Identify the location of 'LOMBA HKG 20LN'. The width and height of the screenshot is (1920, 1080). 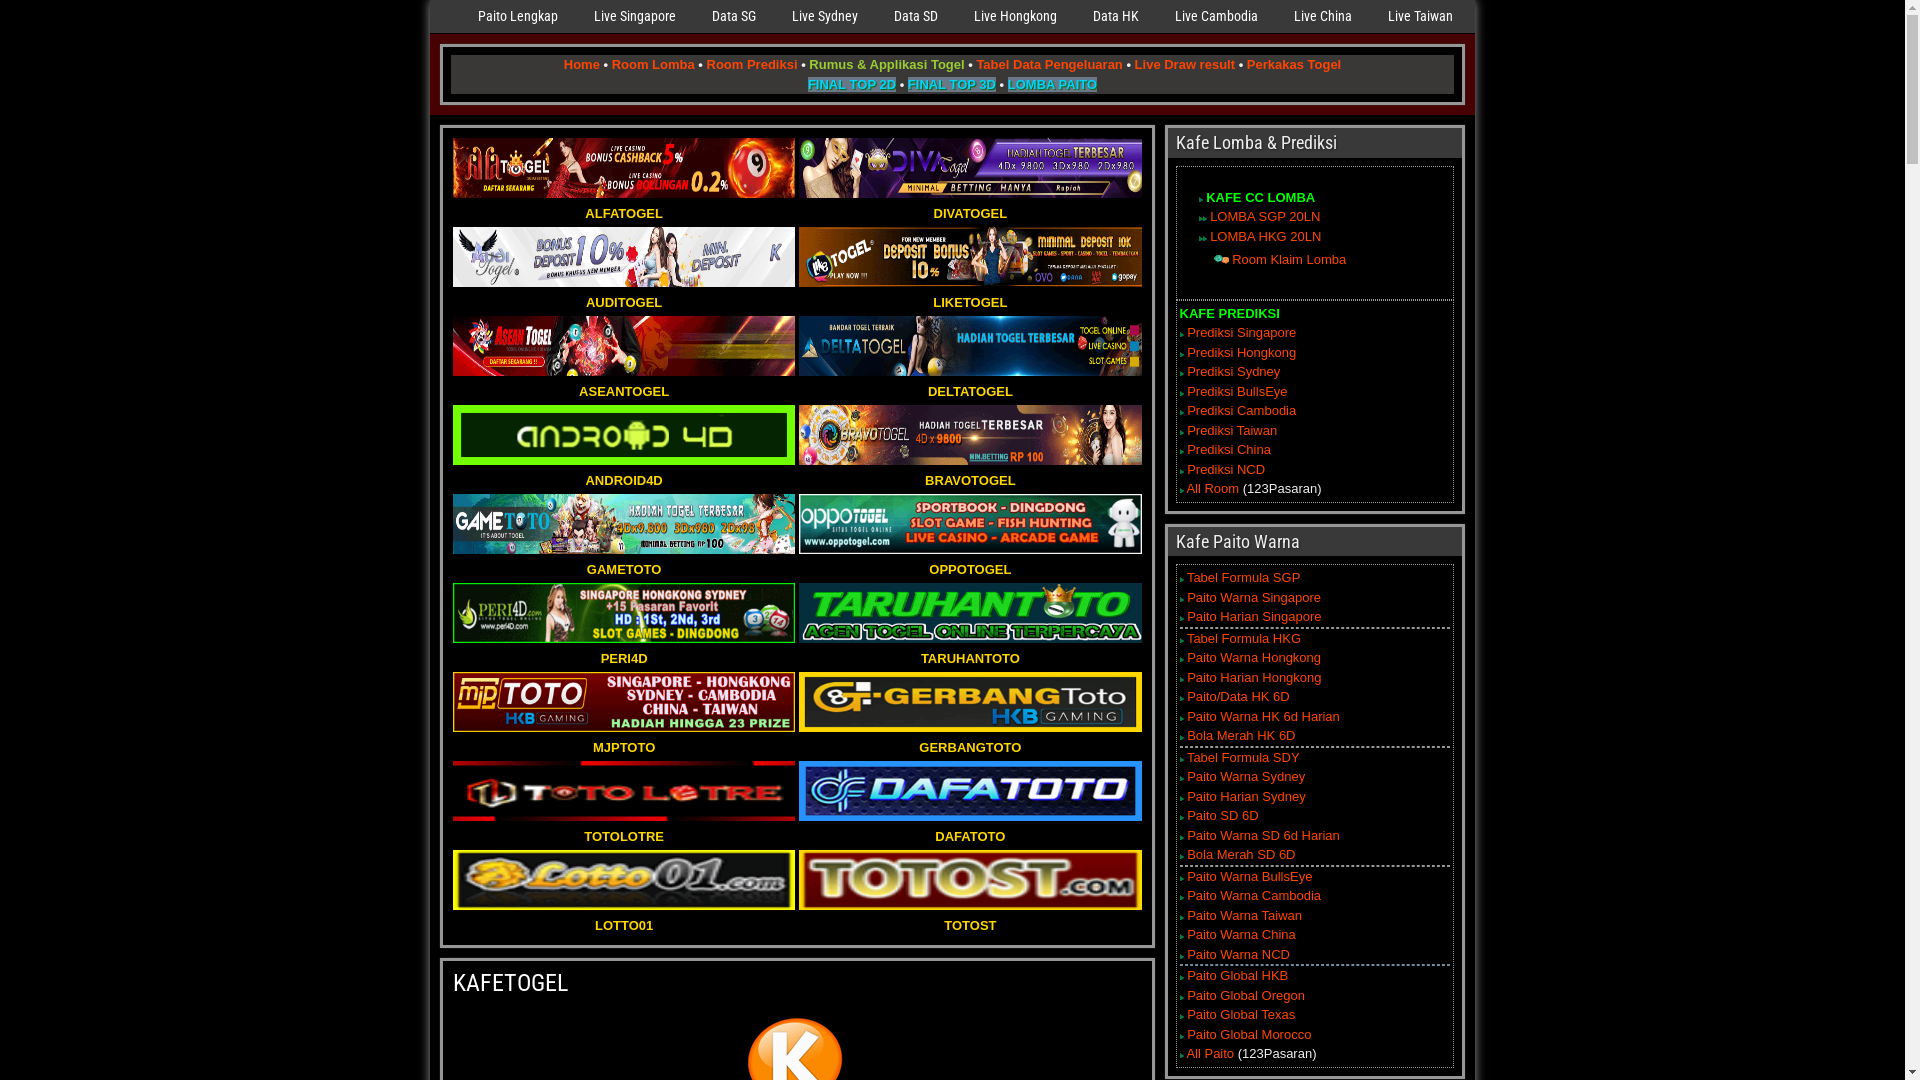
(1208, 235).